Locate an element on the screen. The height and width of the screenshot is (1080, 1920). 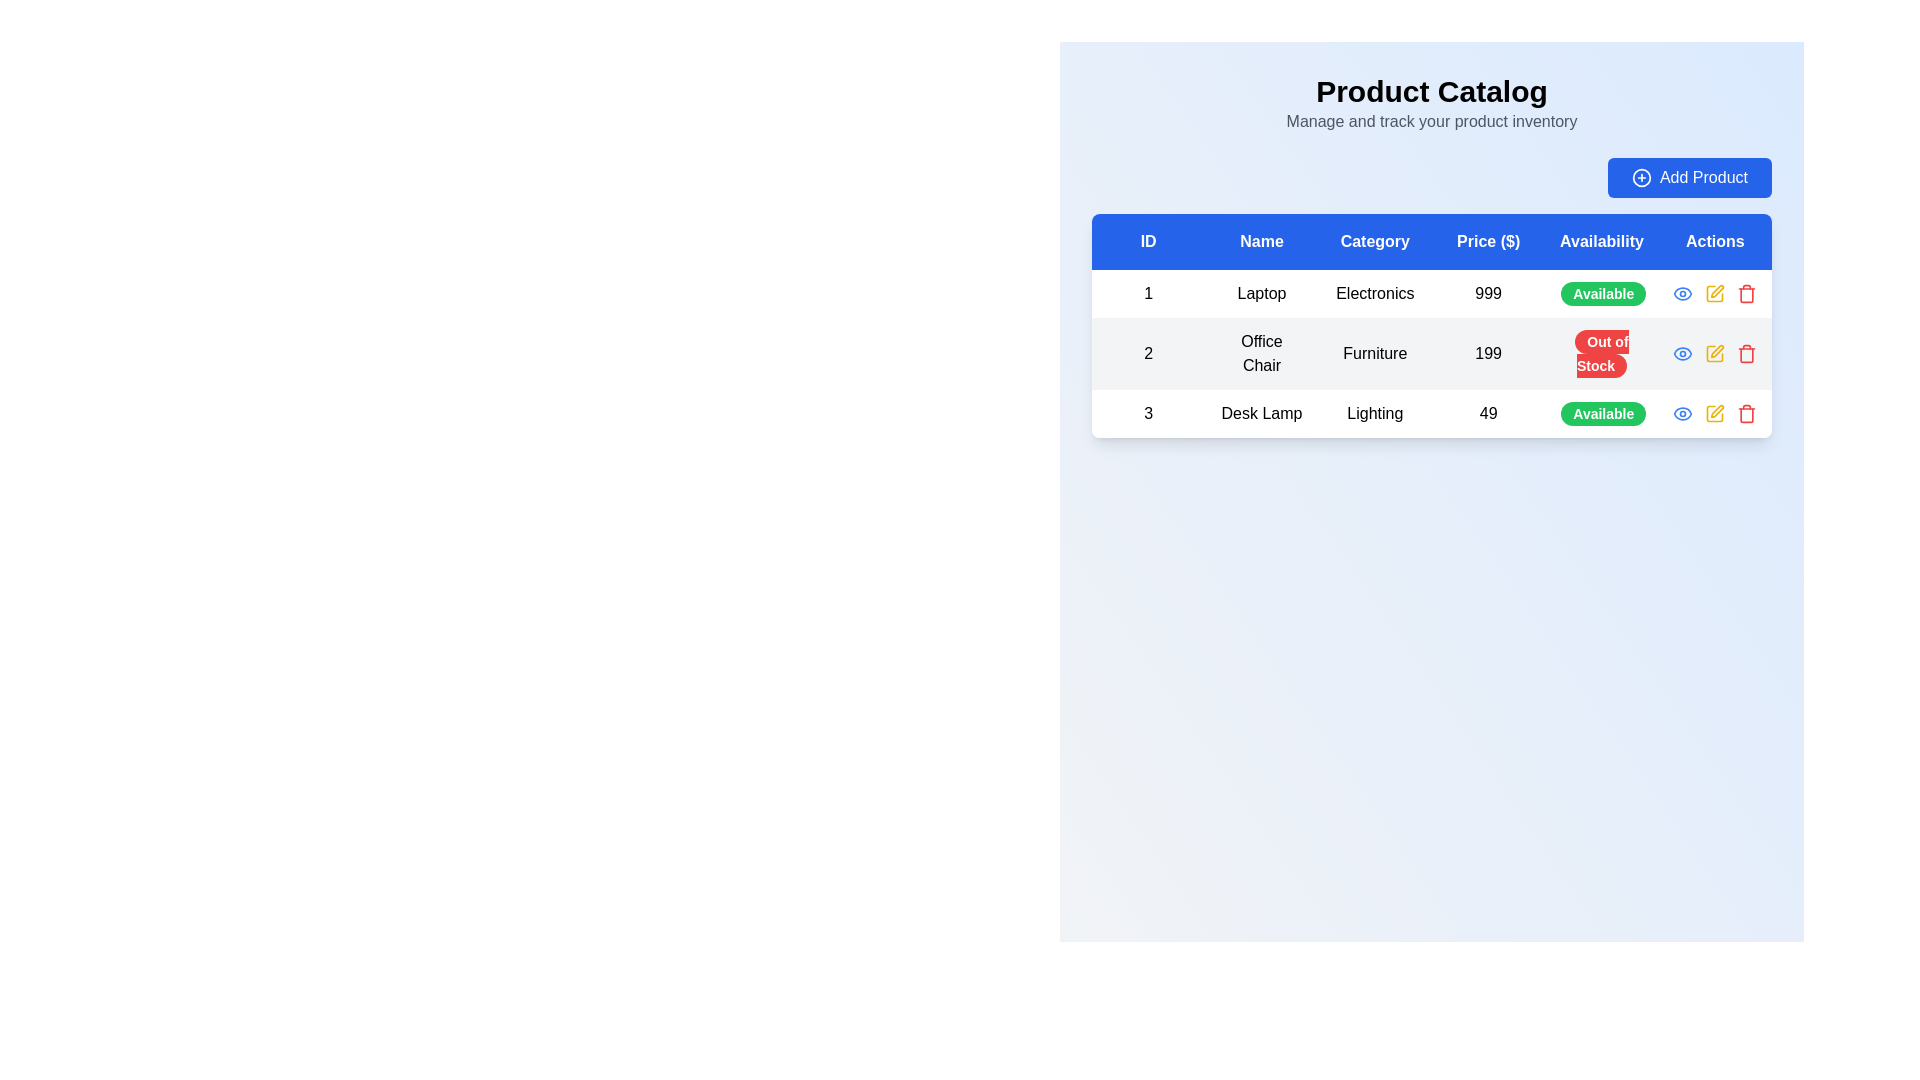
the edit icon in the Actions column of the product table for the 'Office Chair' is located at coordinates (1714, 293).